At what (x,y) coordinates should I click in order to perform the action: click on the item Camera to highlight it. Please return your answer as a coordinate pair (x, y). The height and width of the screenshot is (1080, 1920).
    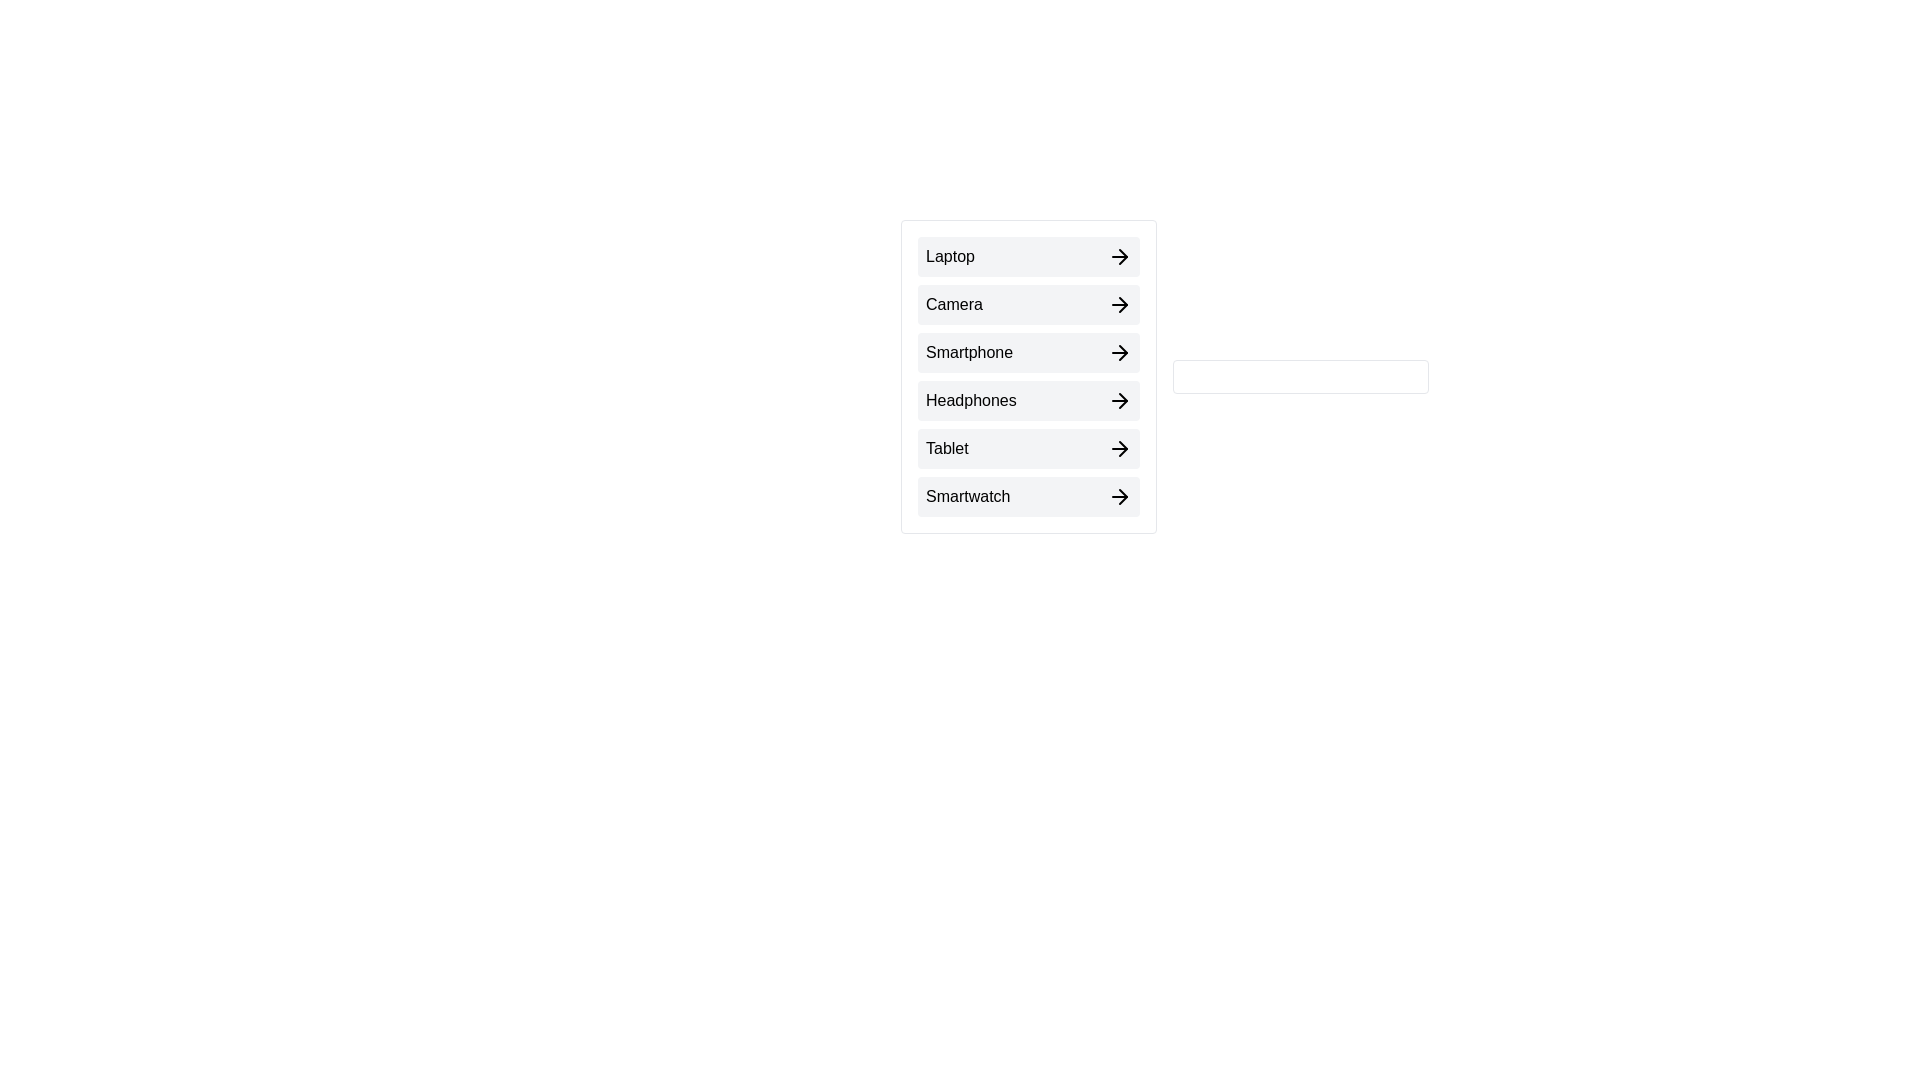
    Looking at the image, I should click on (1028, 304).